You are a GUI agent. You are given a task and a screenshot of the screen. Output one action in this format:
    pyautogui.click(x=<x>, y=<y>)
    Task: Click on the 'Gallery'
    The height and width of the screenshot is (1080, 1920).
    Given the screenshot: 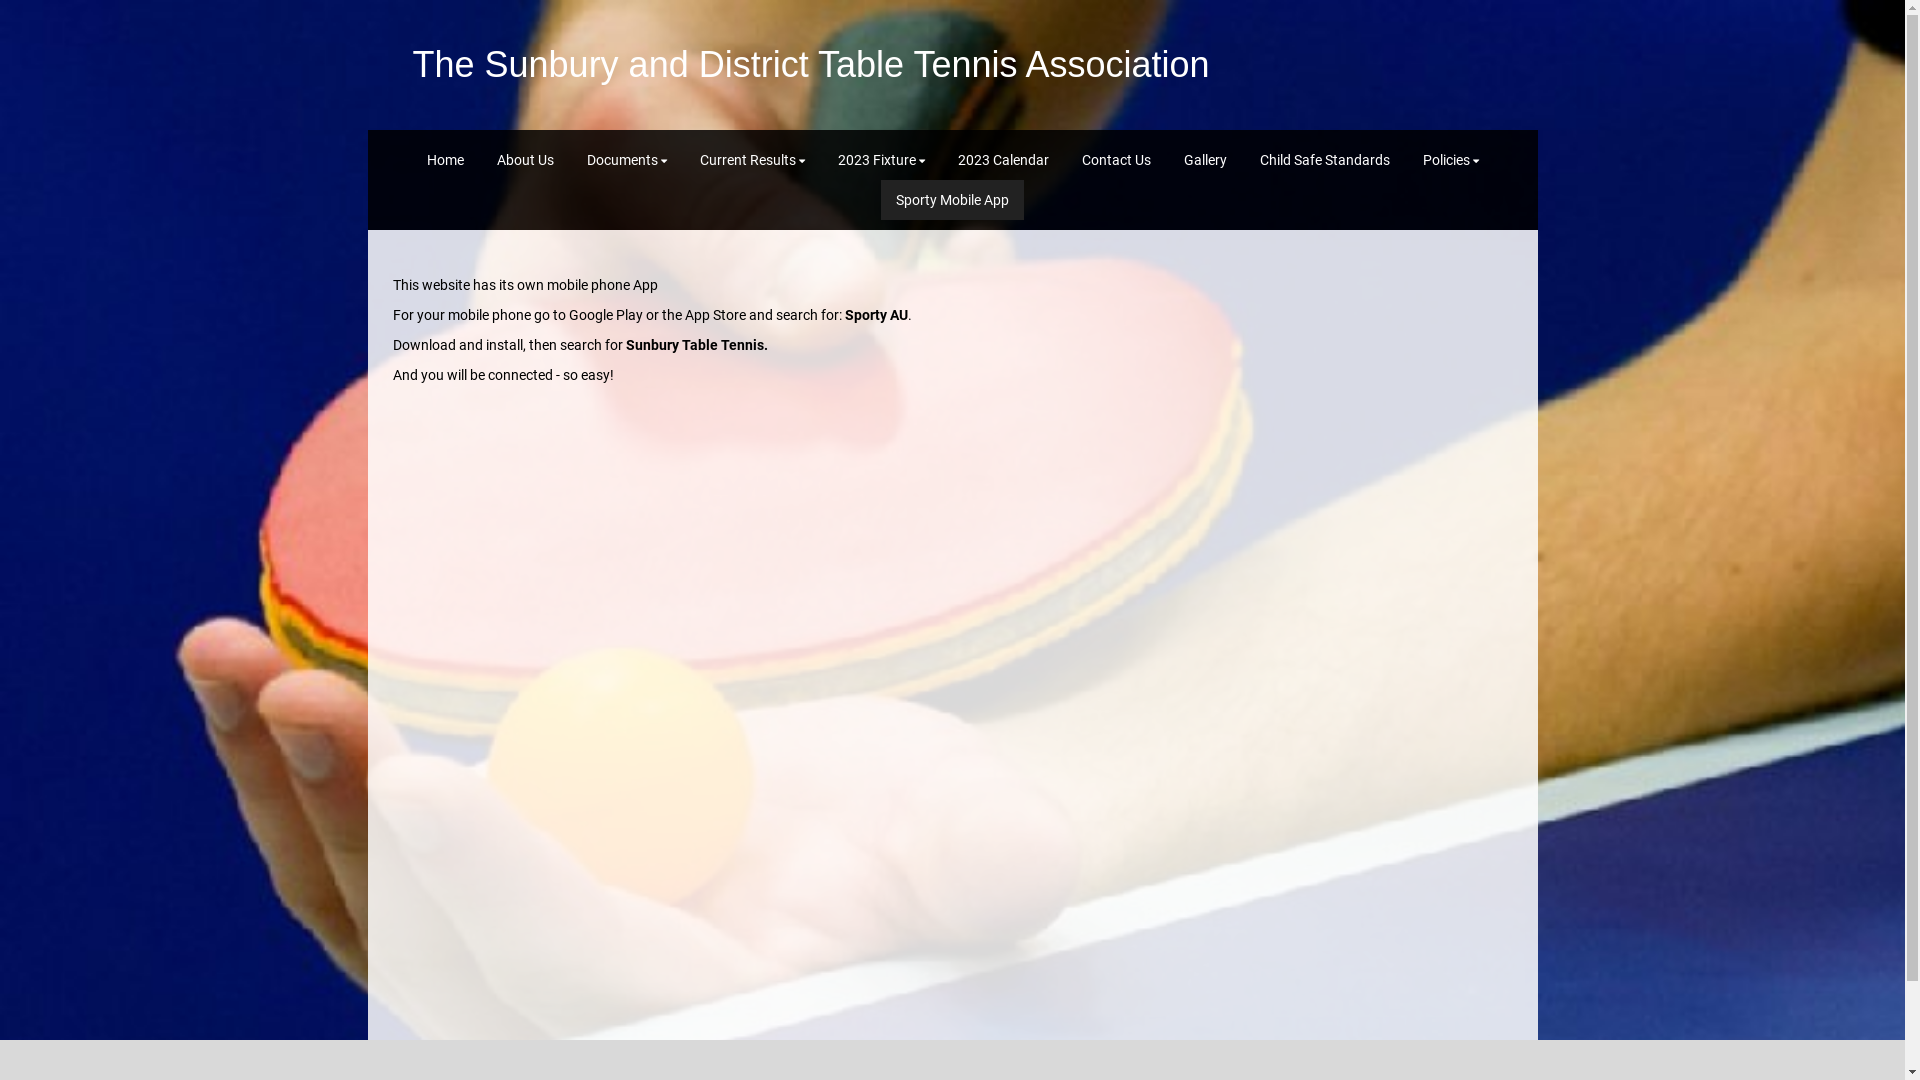 What is the action you would take?
    pyautogui.click(x=1167, y=158)
    